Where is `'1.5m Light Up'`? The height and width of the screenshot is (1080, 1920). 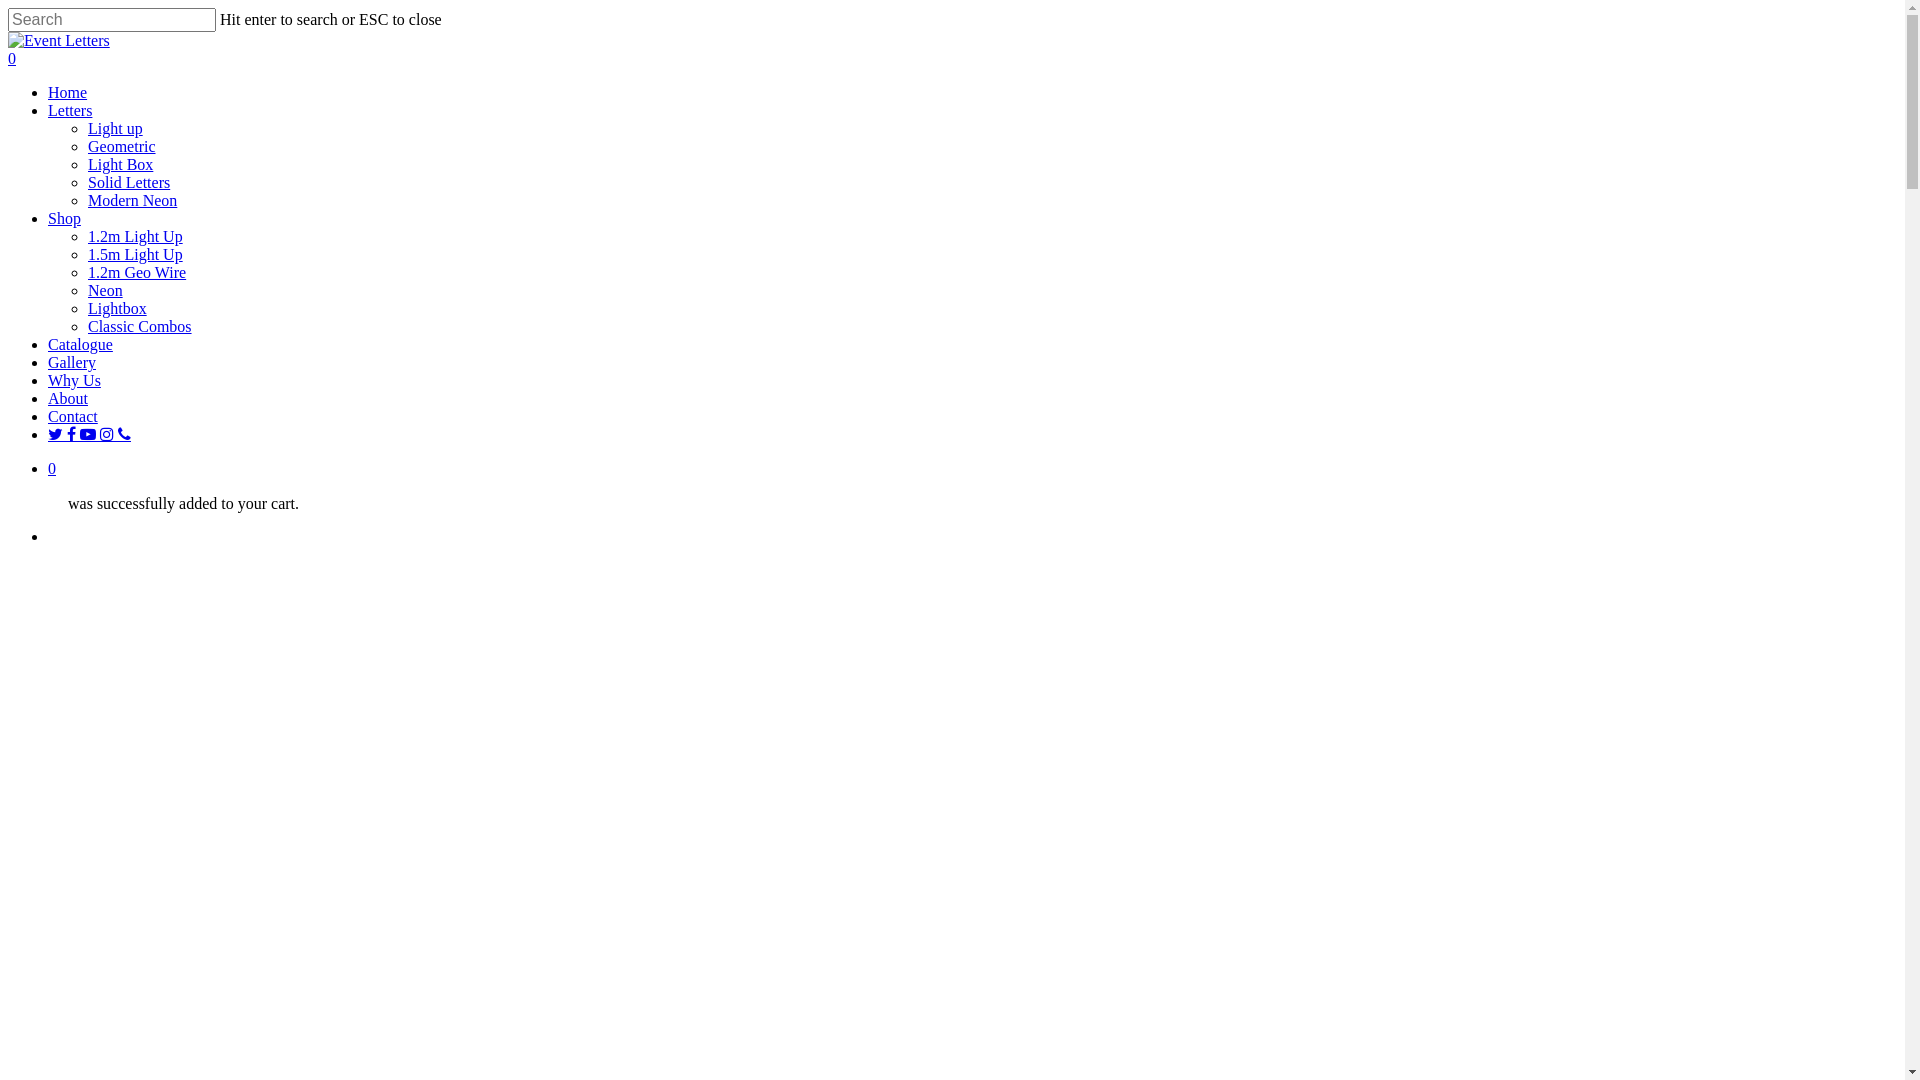
'1.5m Light Up' is located at coordinates (134, 253).